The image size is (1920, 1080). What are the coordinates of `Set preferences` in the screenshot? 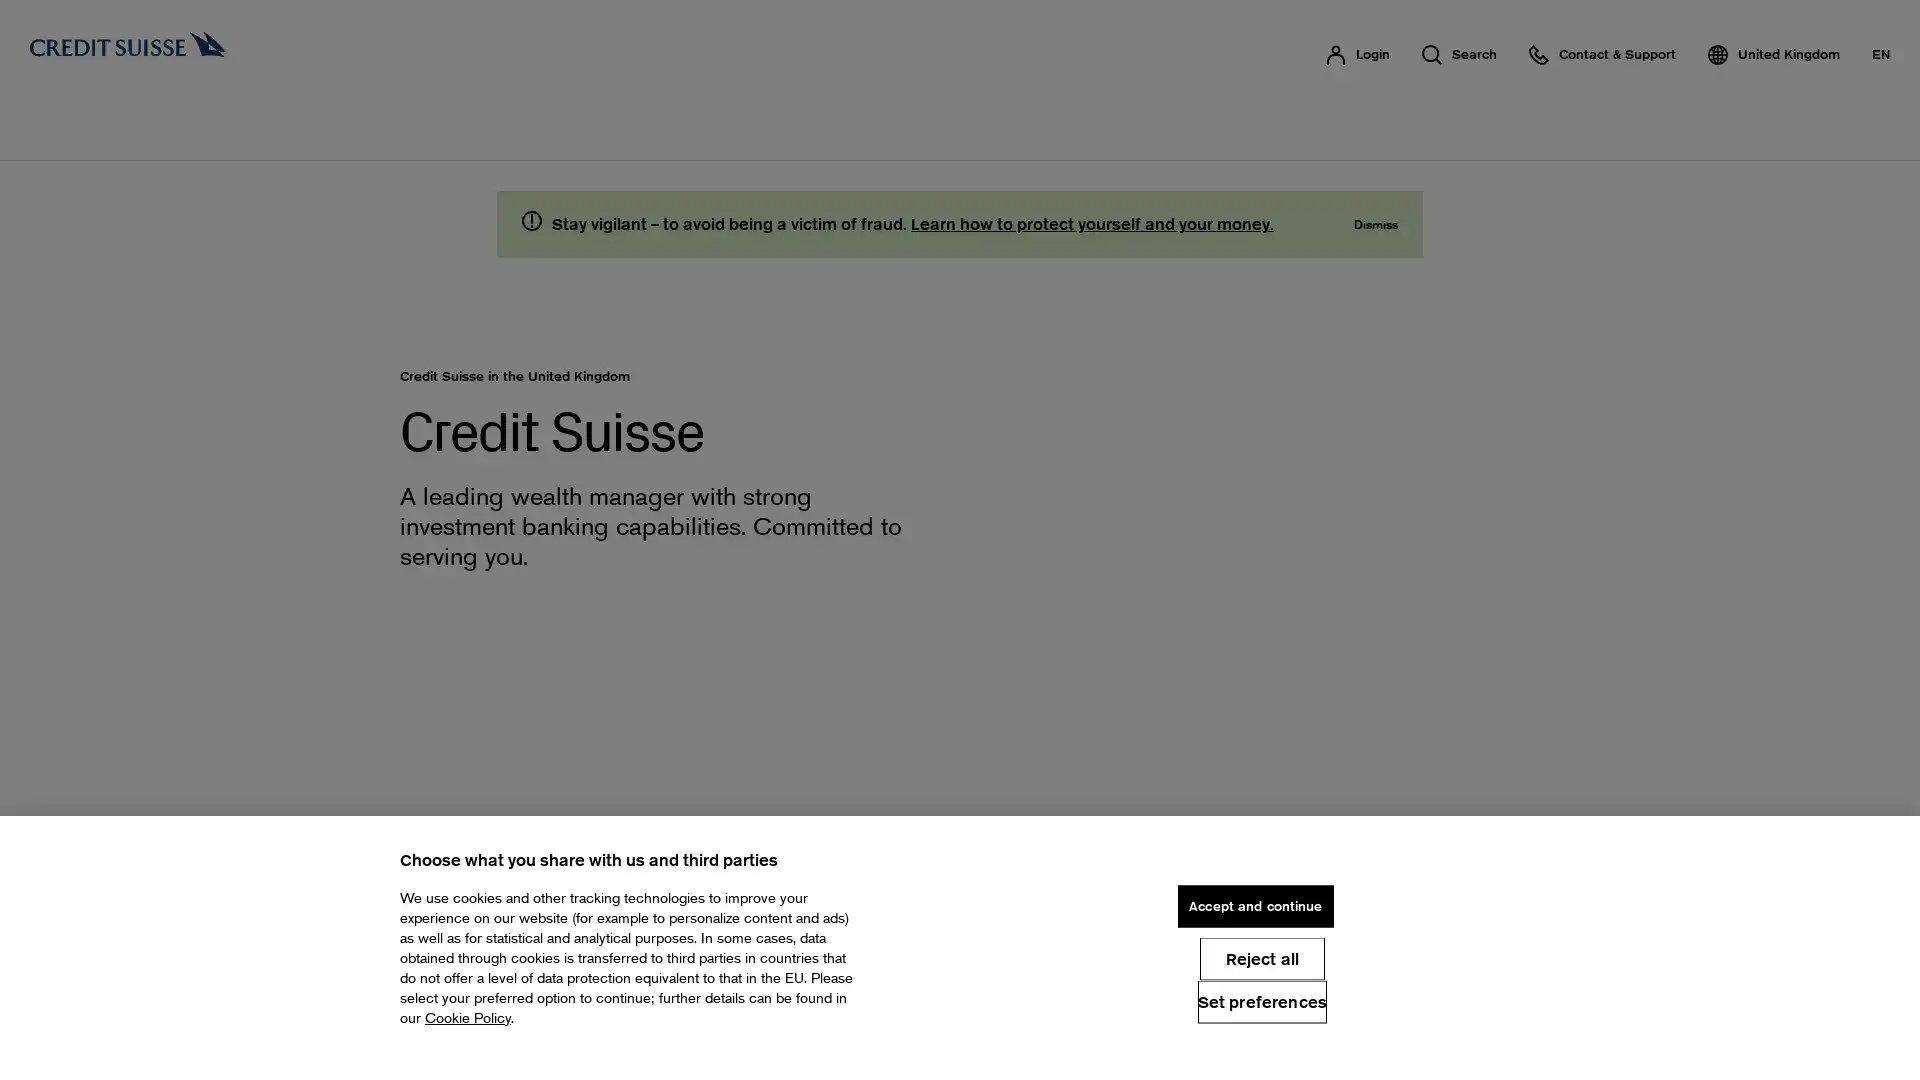 It's located at (1261, 1001).